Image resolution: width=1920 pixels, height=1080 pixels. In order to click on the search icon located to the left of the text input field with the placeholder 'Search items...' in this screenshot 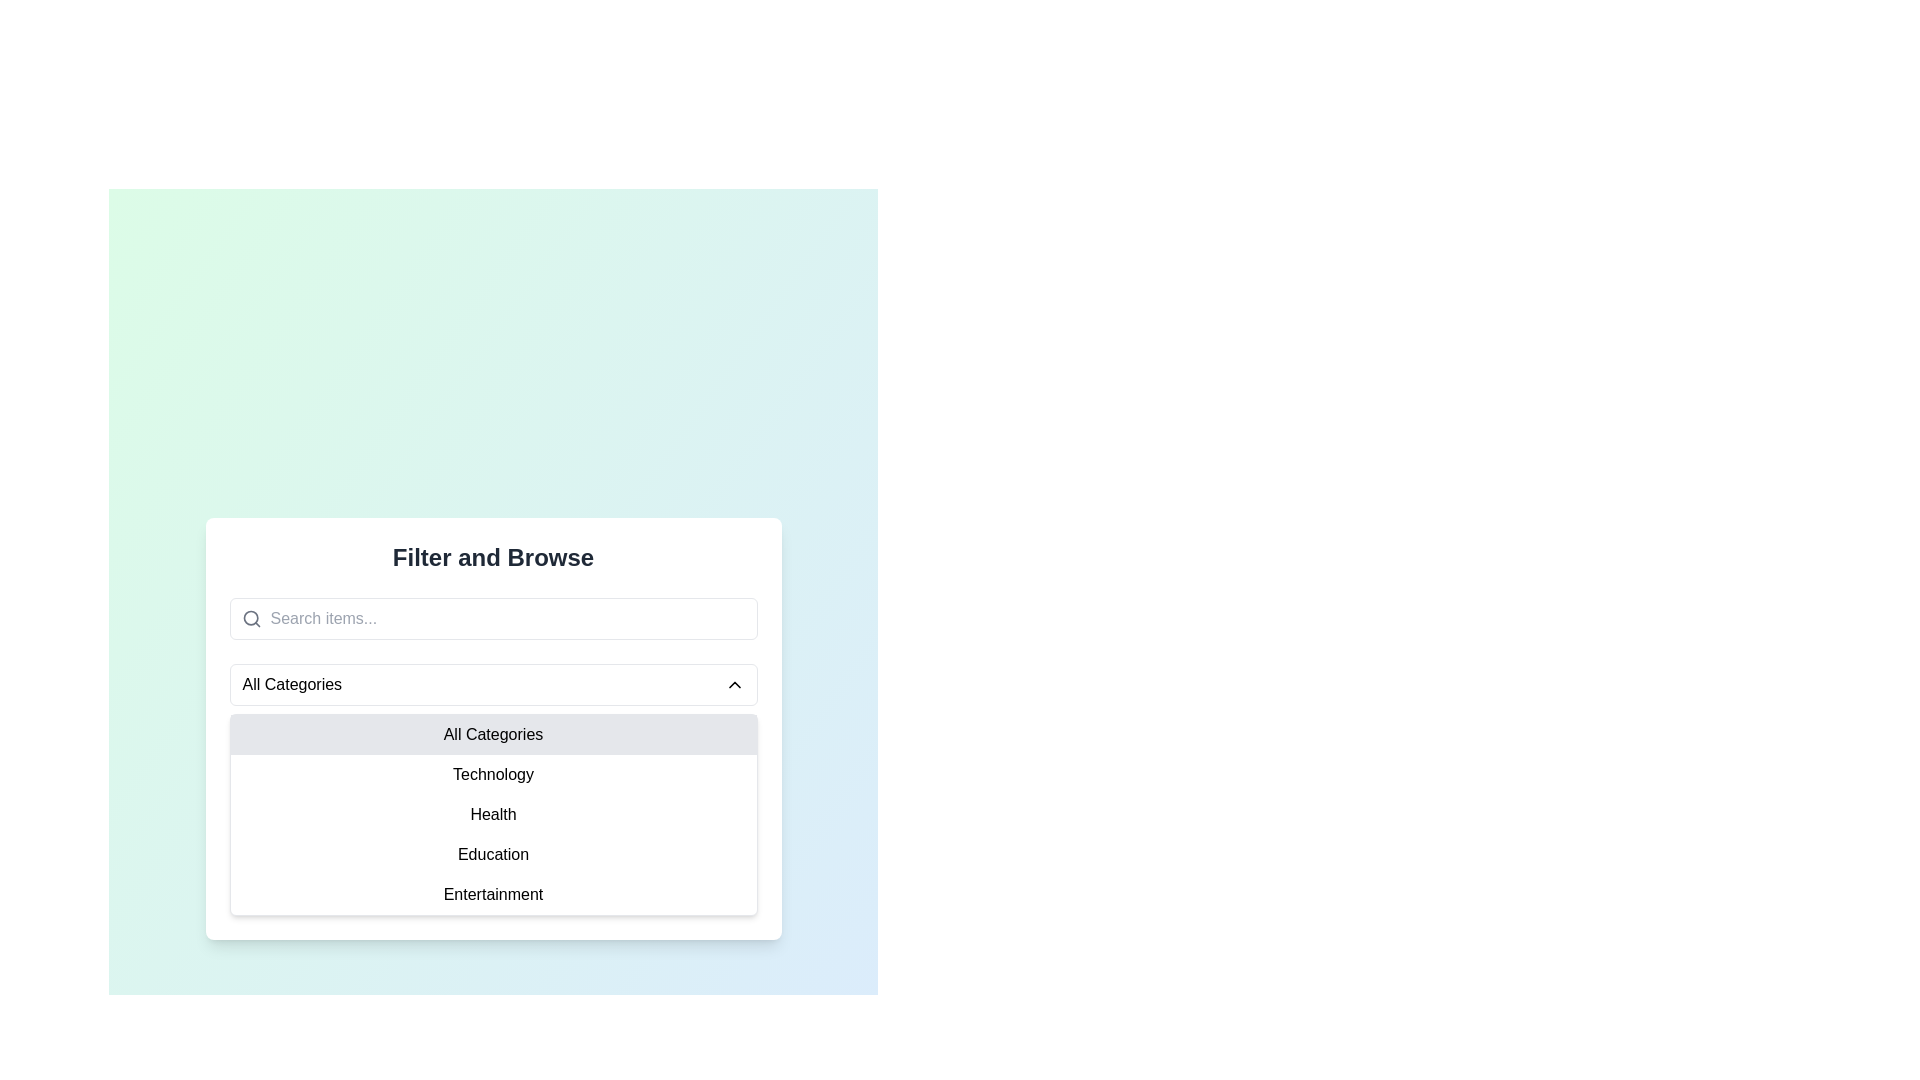, I will do `click(250, 617)`.